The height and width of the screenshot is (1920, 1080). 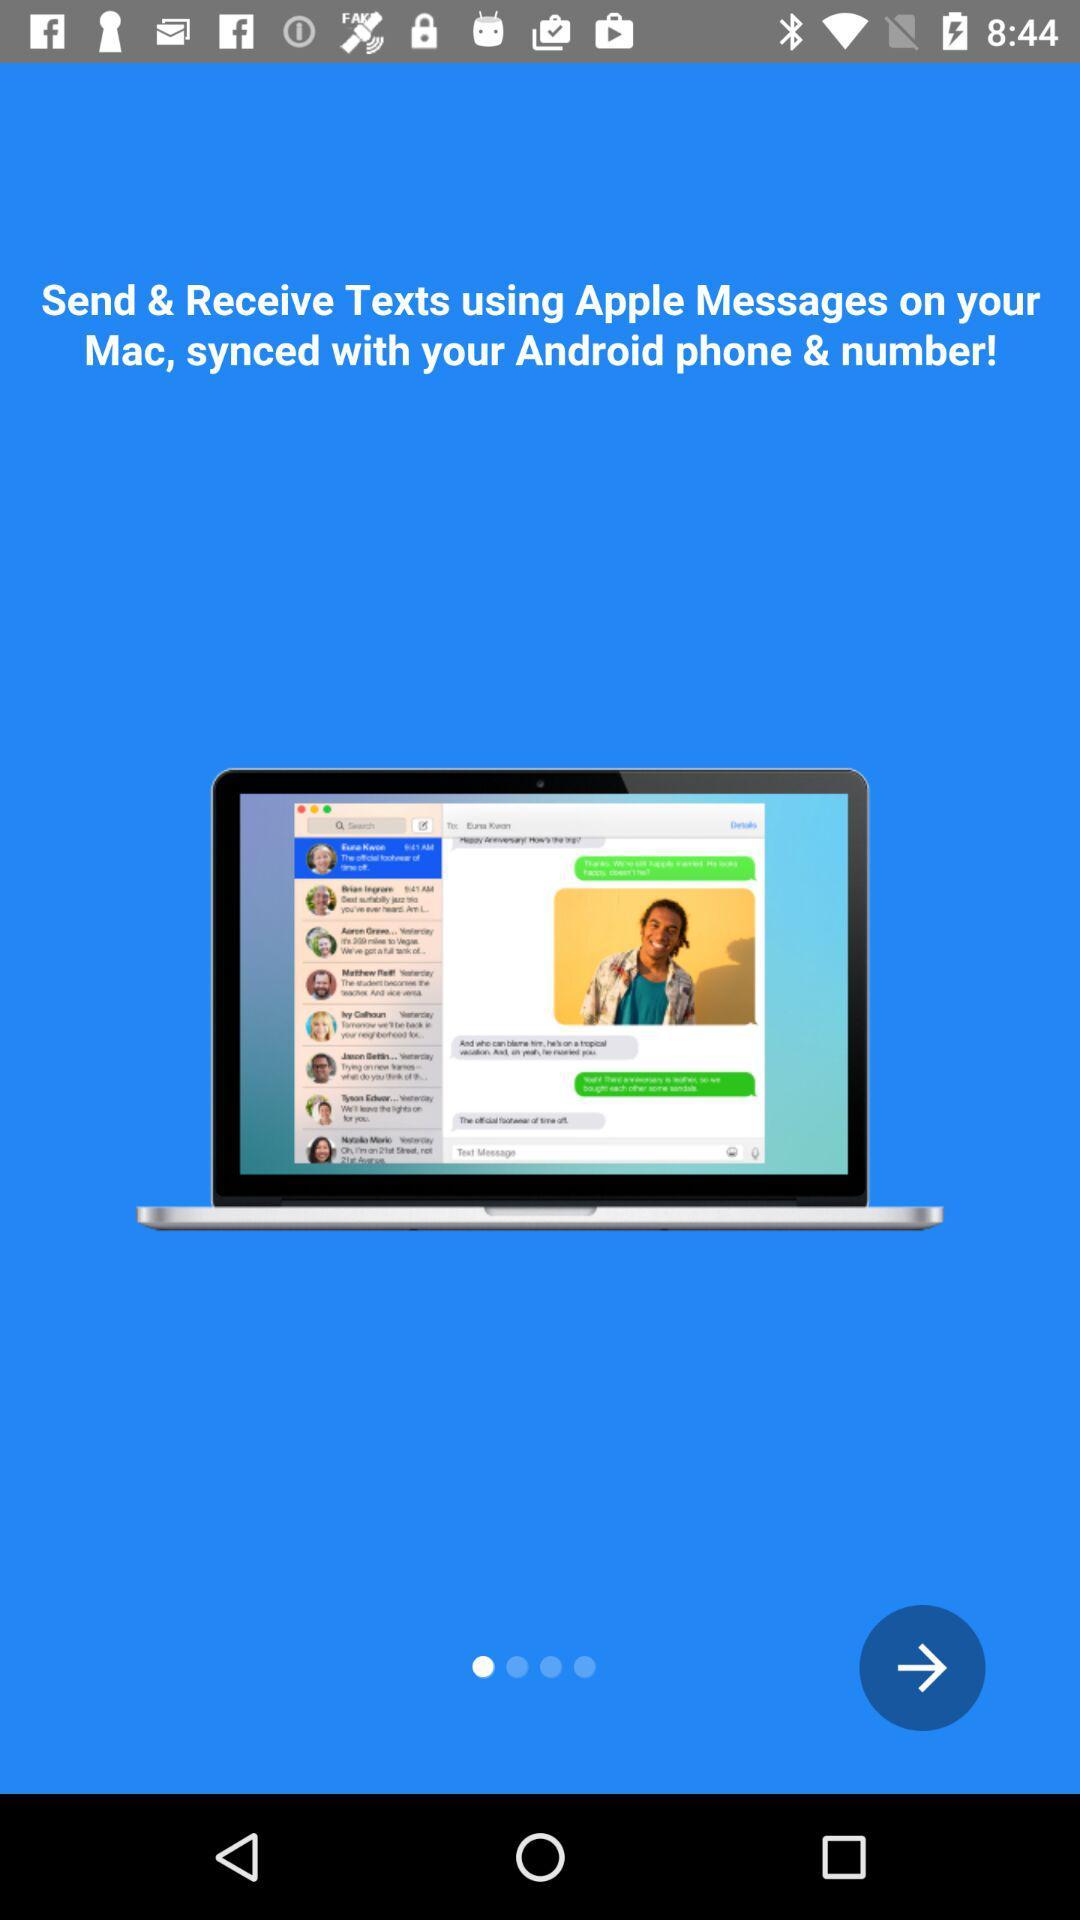 I want to click on advertisement, so click(x=922, y=1667).